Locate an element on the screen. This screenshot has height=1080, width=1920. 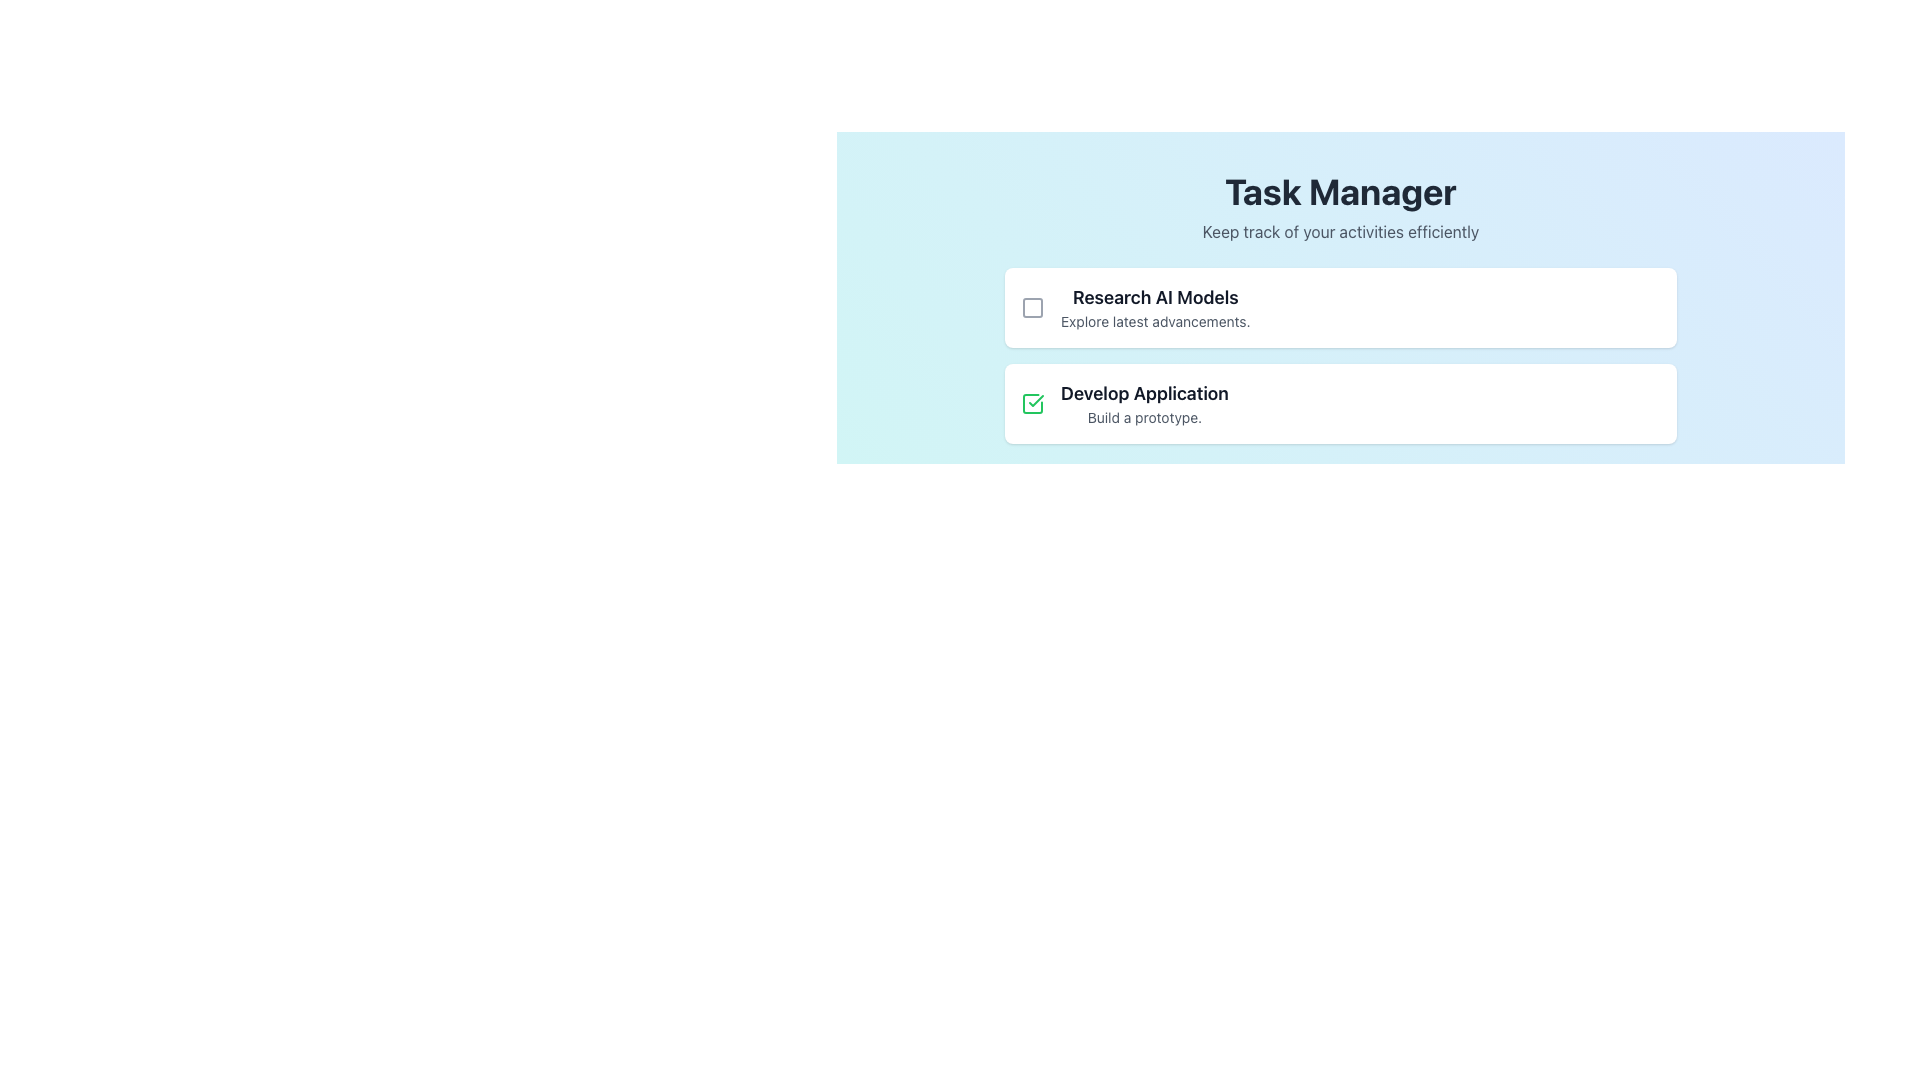
the checkbox next to 'Research AI Models' is located at coordinates (1032, 308).